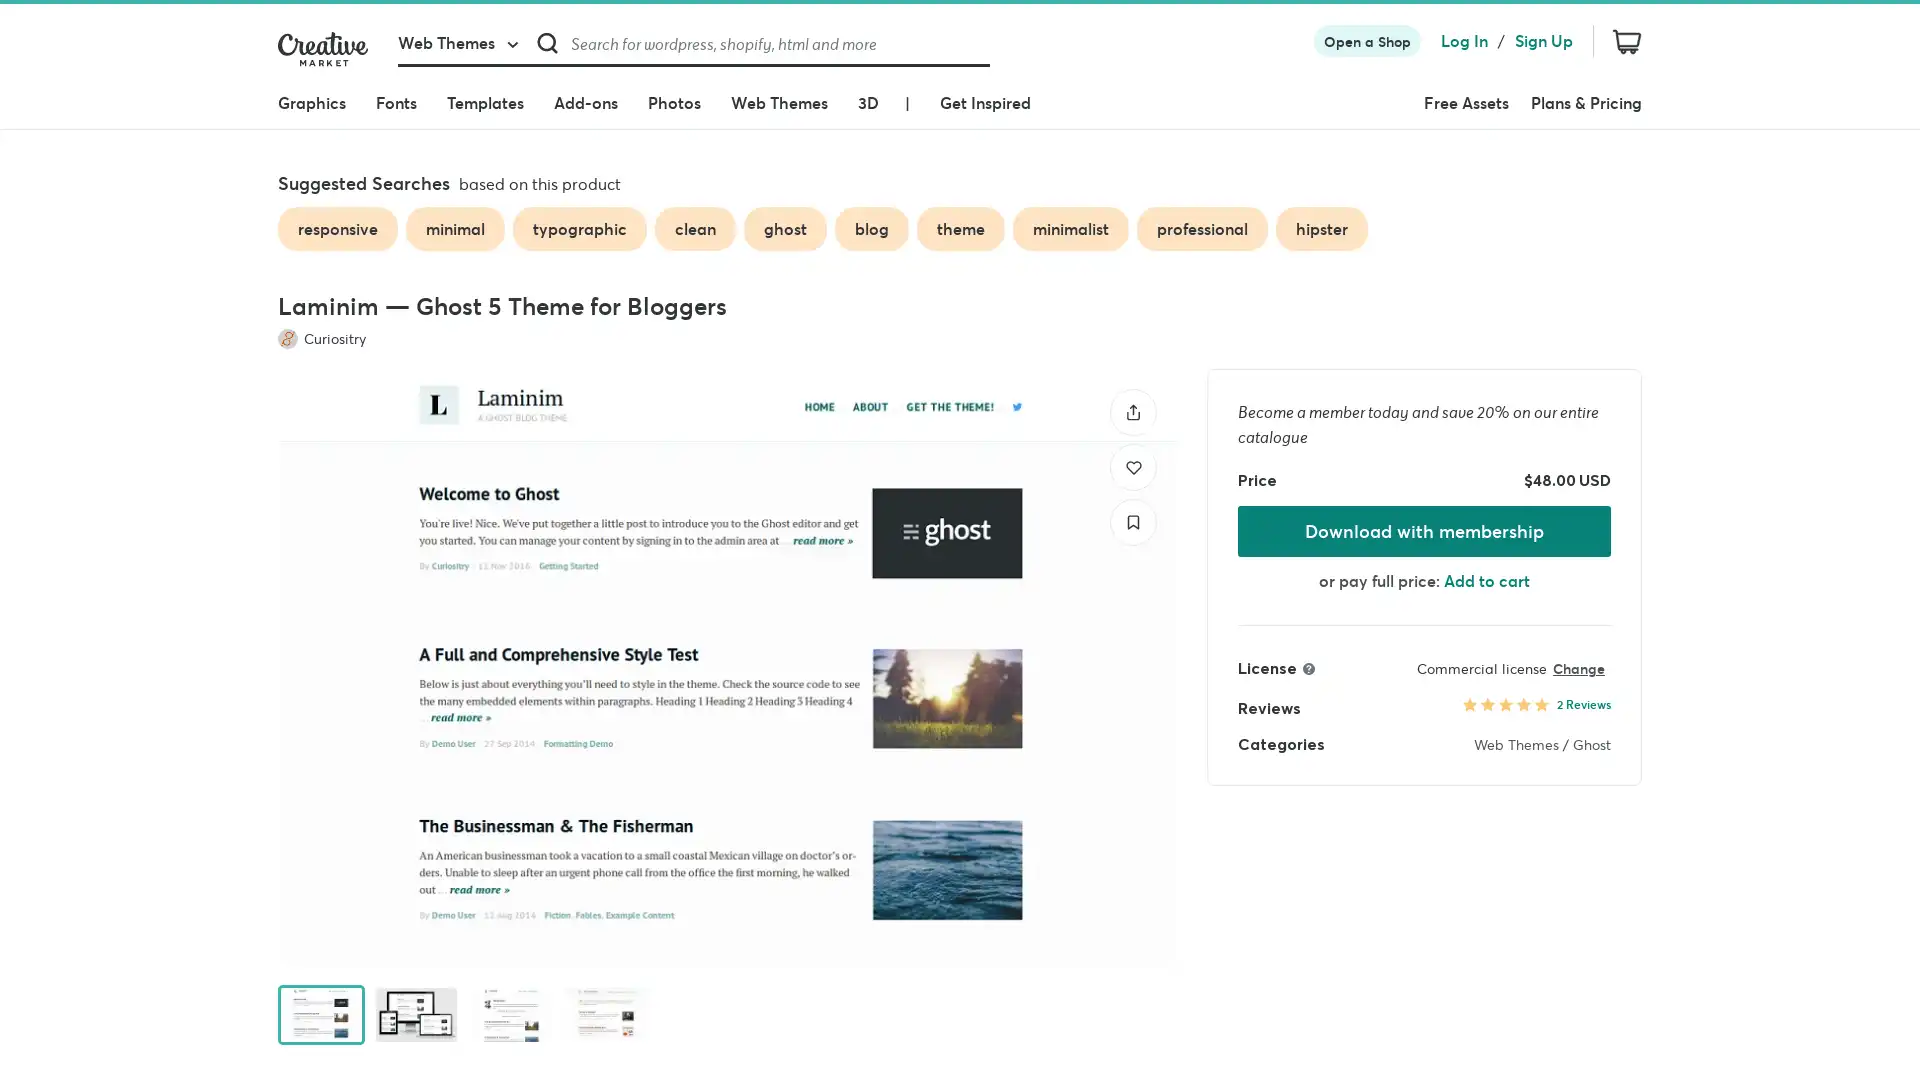  What do you see at coordinates (1585, 103) in the screenshot?
I see `Plans & Pricing` at bounding box center [1585, 103].